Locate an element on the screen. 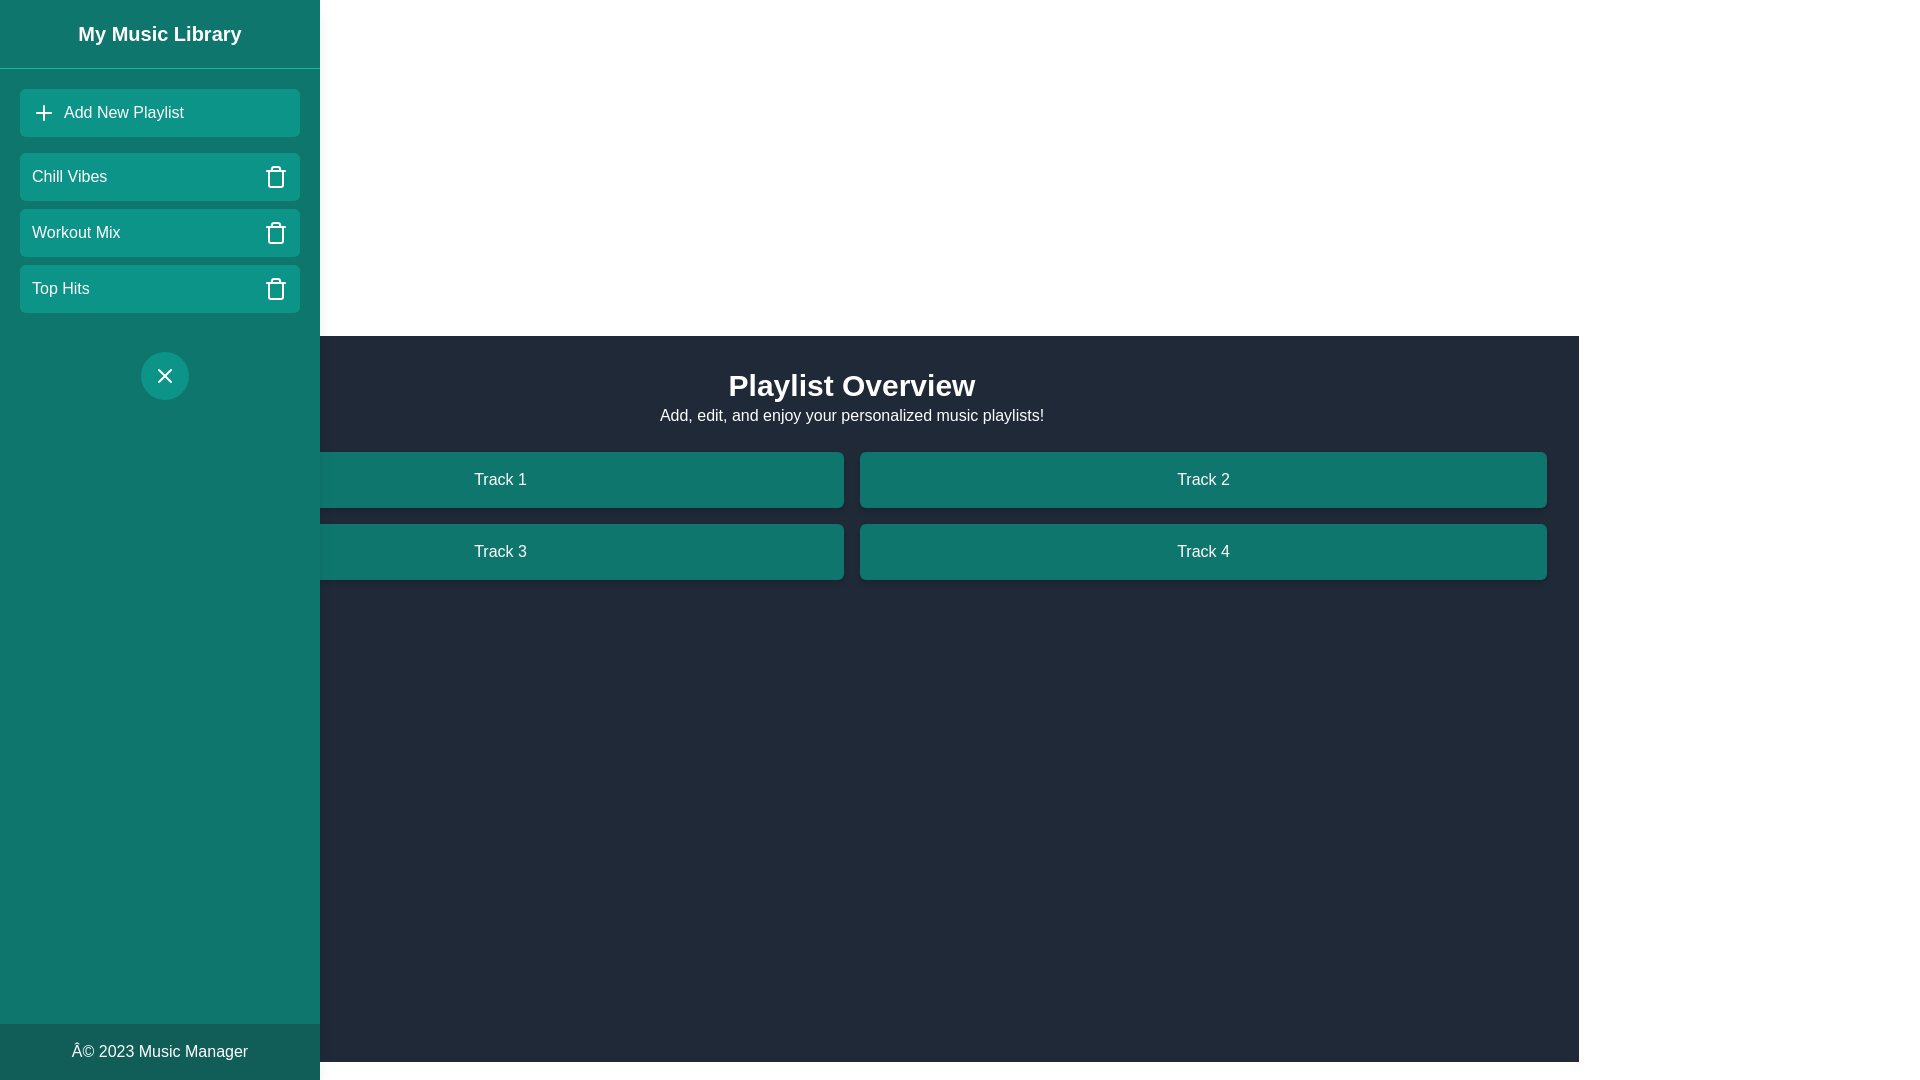  the selectable track item button for 'Track 1' located in the top-left position of the playlist overview interface is located at coordinates (500, 479).